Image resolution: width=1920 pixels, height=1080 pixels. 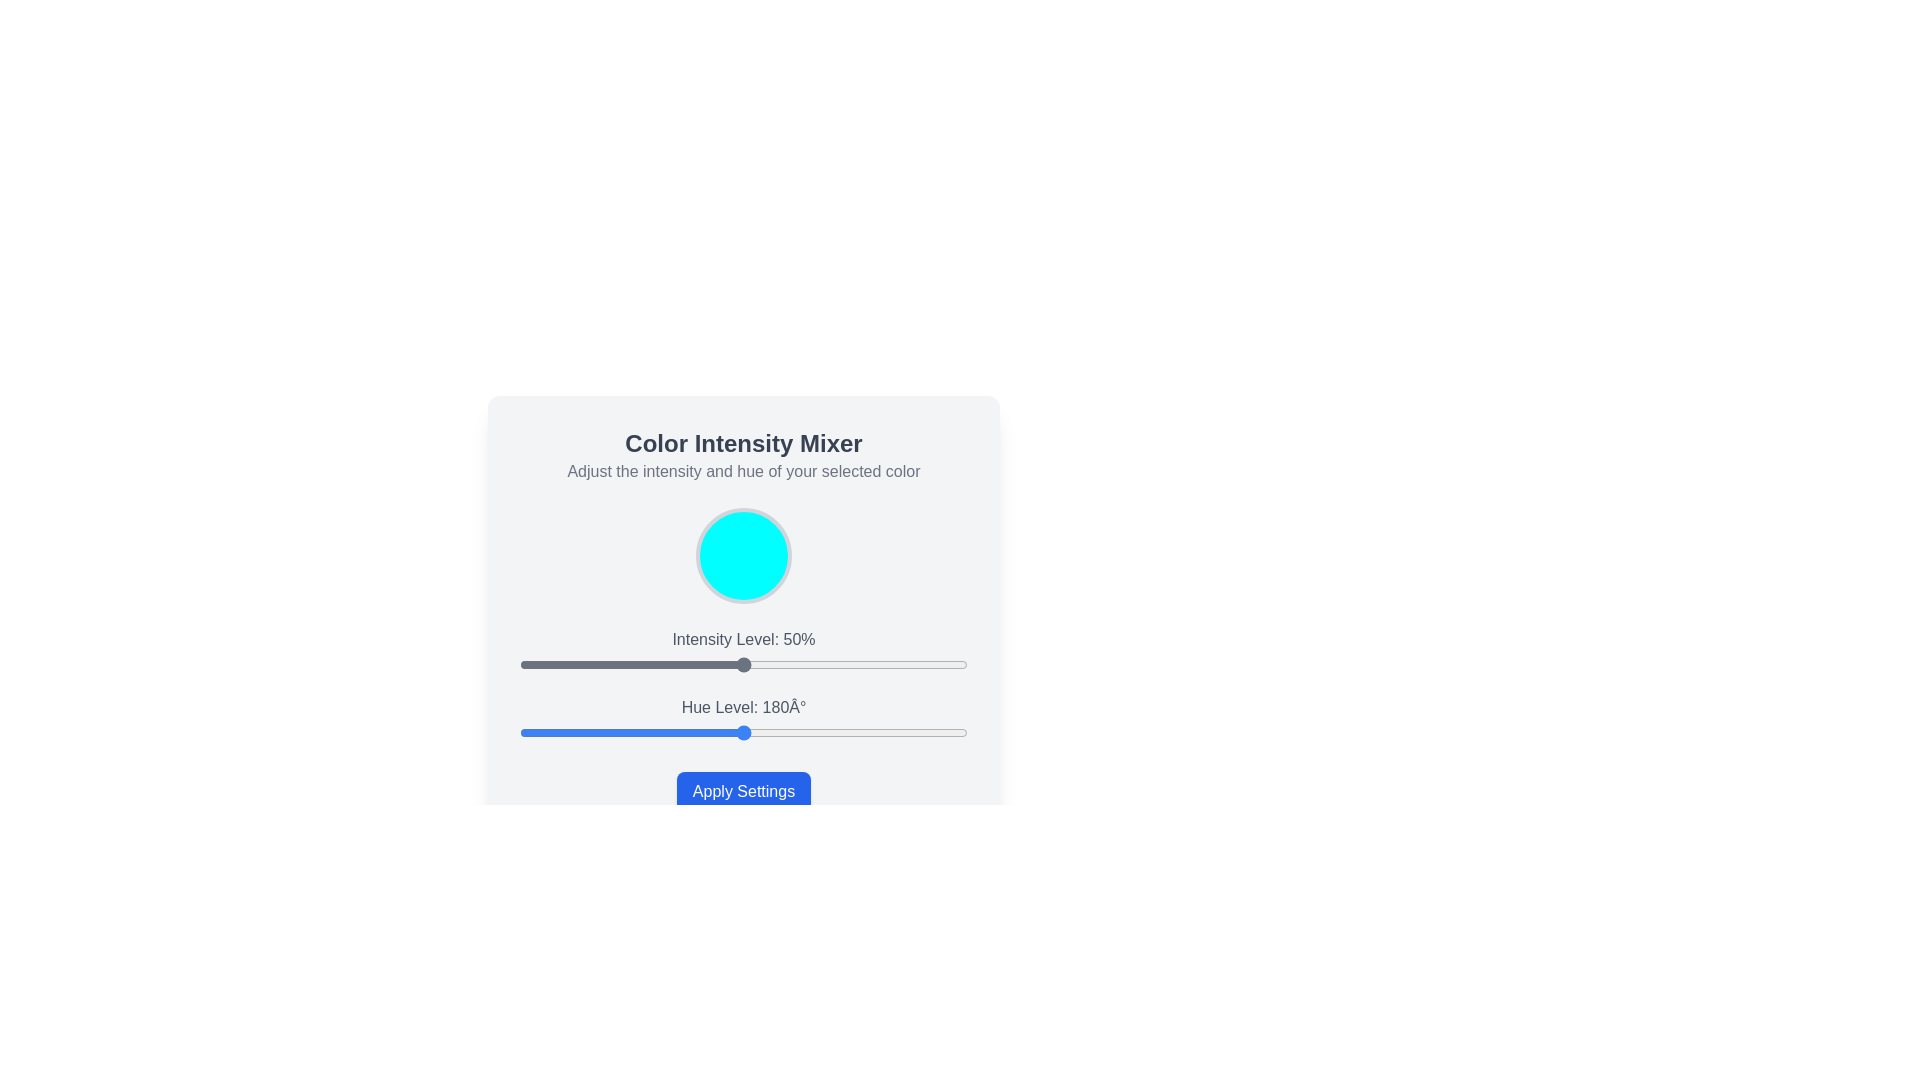 What do you see at coordinates (743, 790) in the screenshot?
I see `the 'Apply Settings' button` at bounding box center [743, 790].